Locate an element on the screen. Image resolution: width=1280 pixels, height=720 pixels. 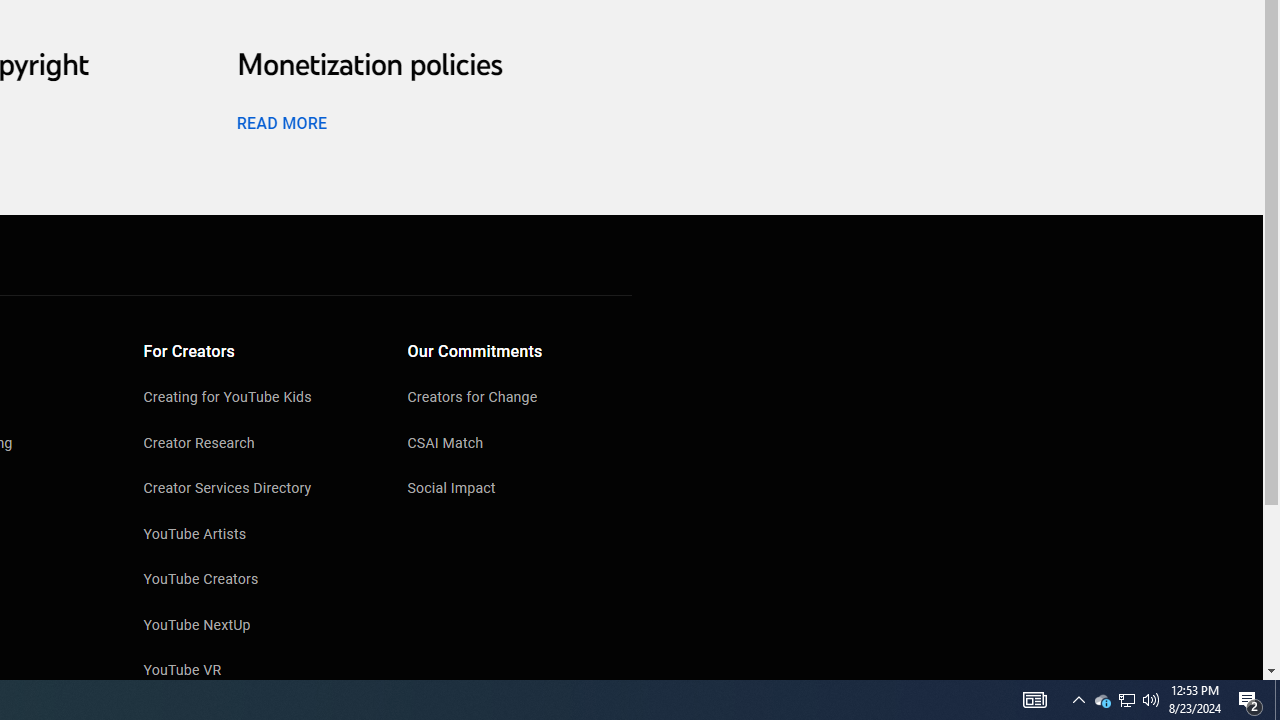
'Creator Services Directory' is located at coordinates (255, 490).